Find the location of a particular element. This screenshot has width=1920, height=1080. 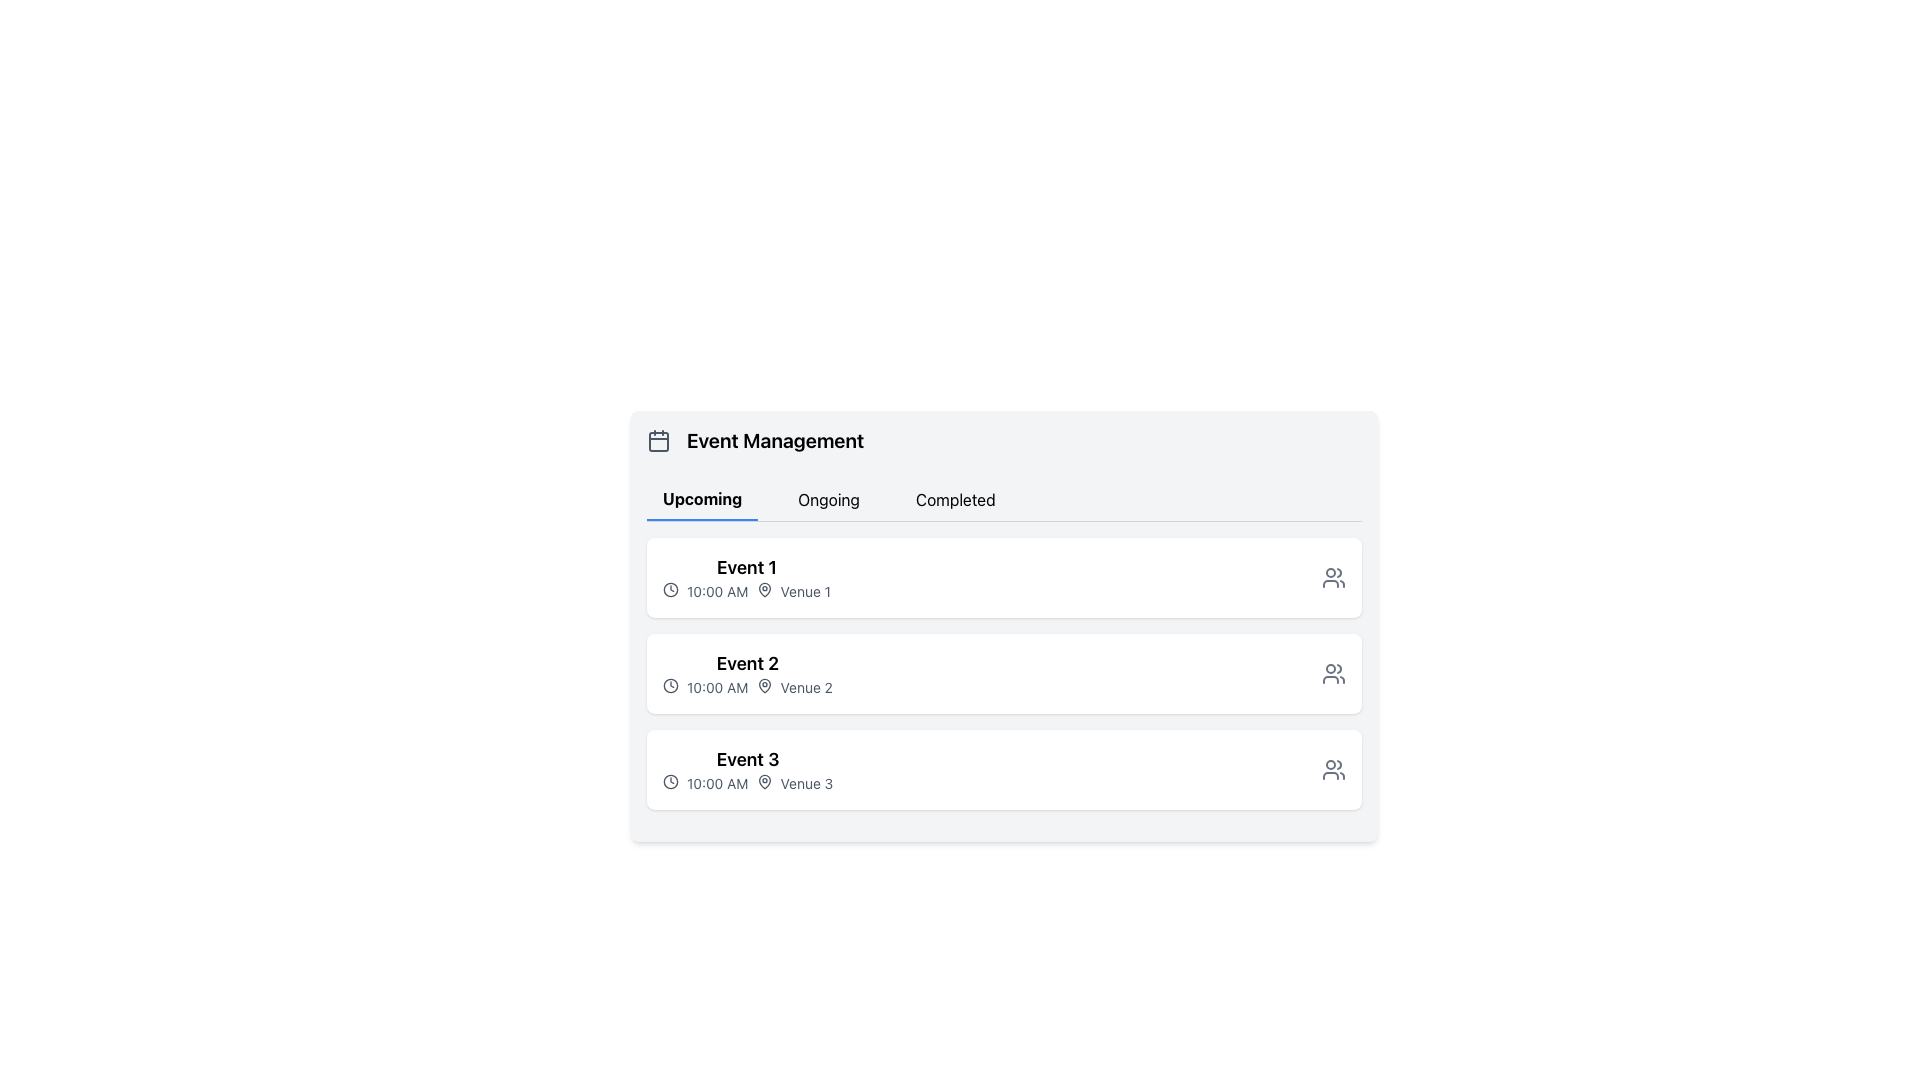

the circular component of the 'Event 2' icon is located at coordinates (671, 685).